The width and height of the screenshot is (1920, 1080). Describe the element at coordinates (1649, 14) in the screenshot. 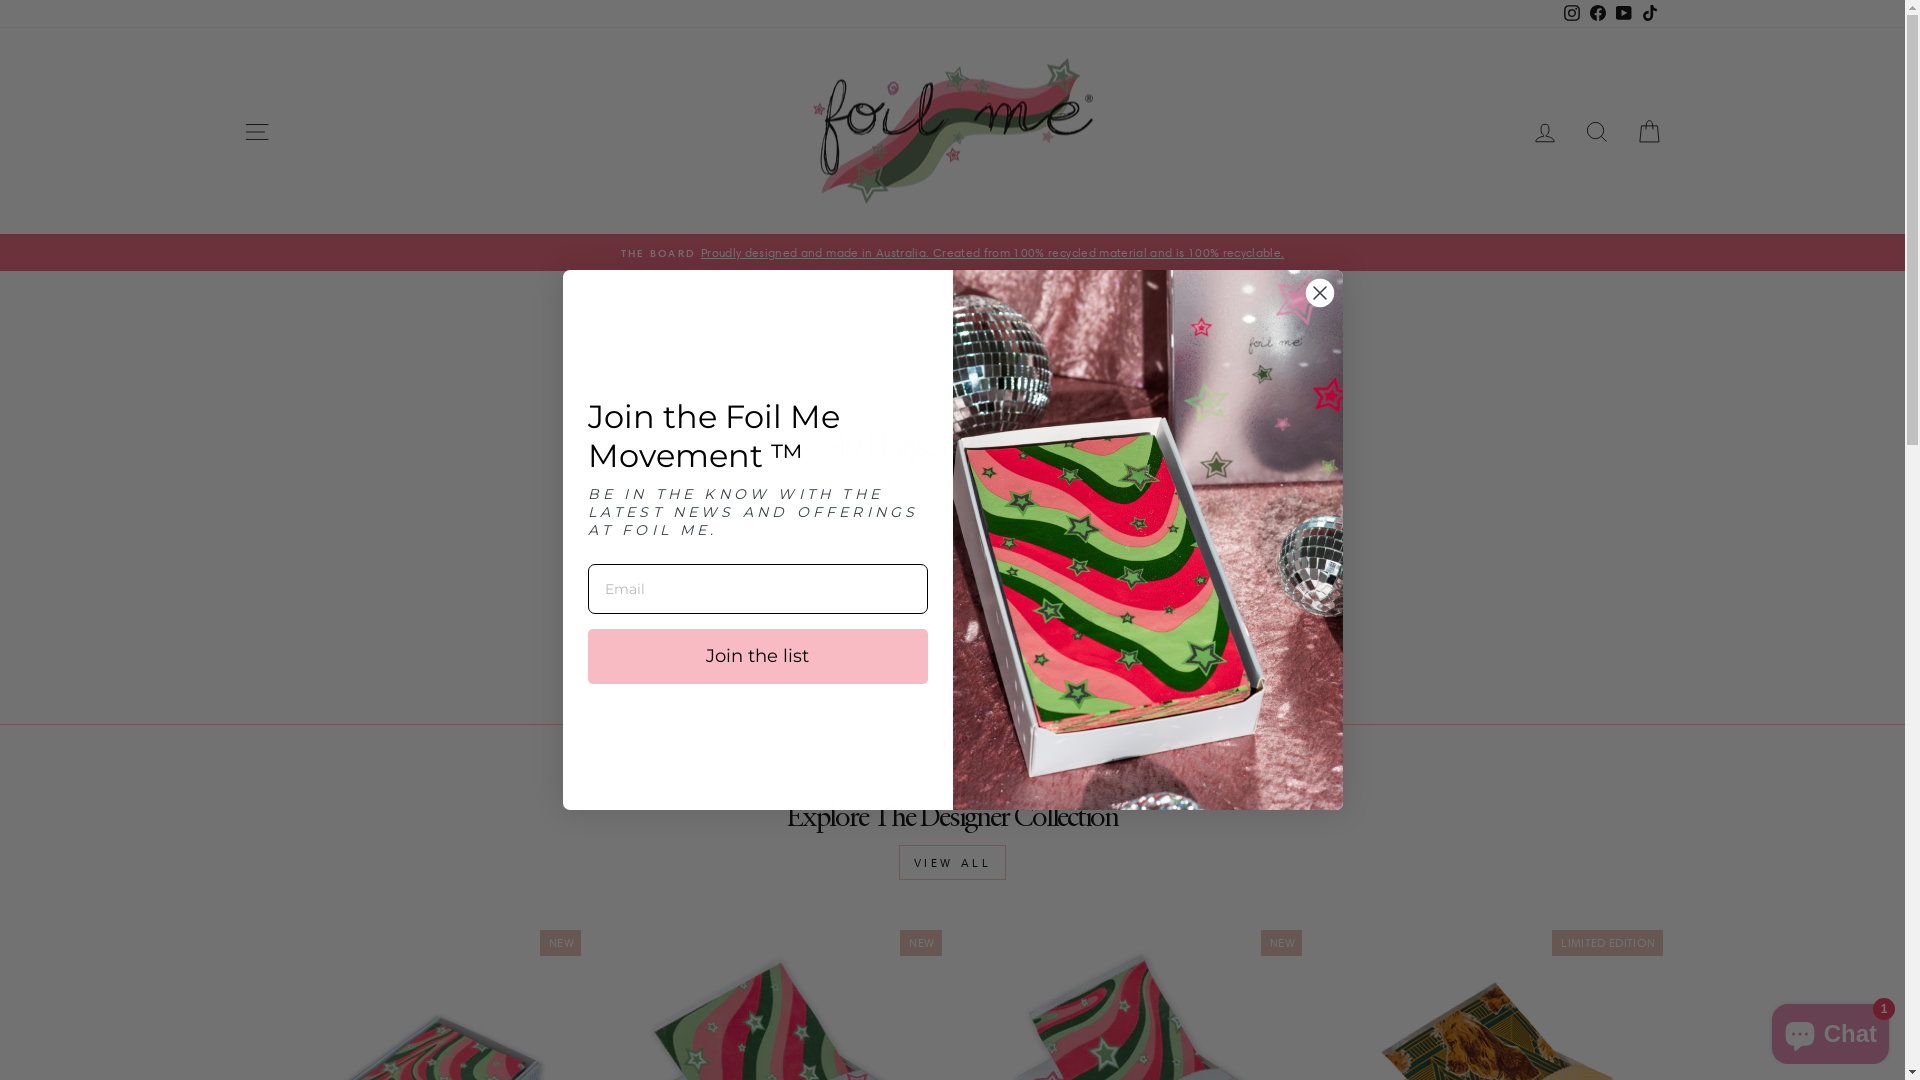

I see `'TikTok'` at that location.